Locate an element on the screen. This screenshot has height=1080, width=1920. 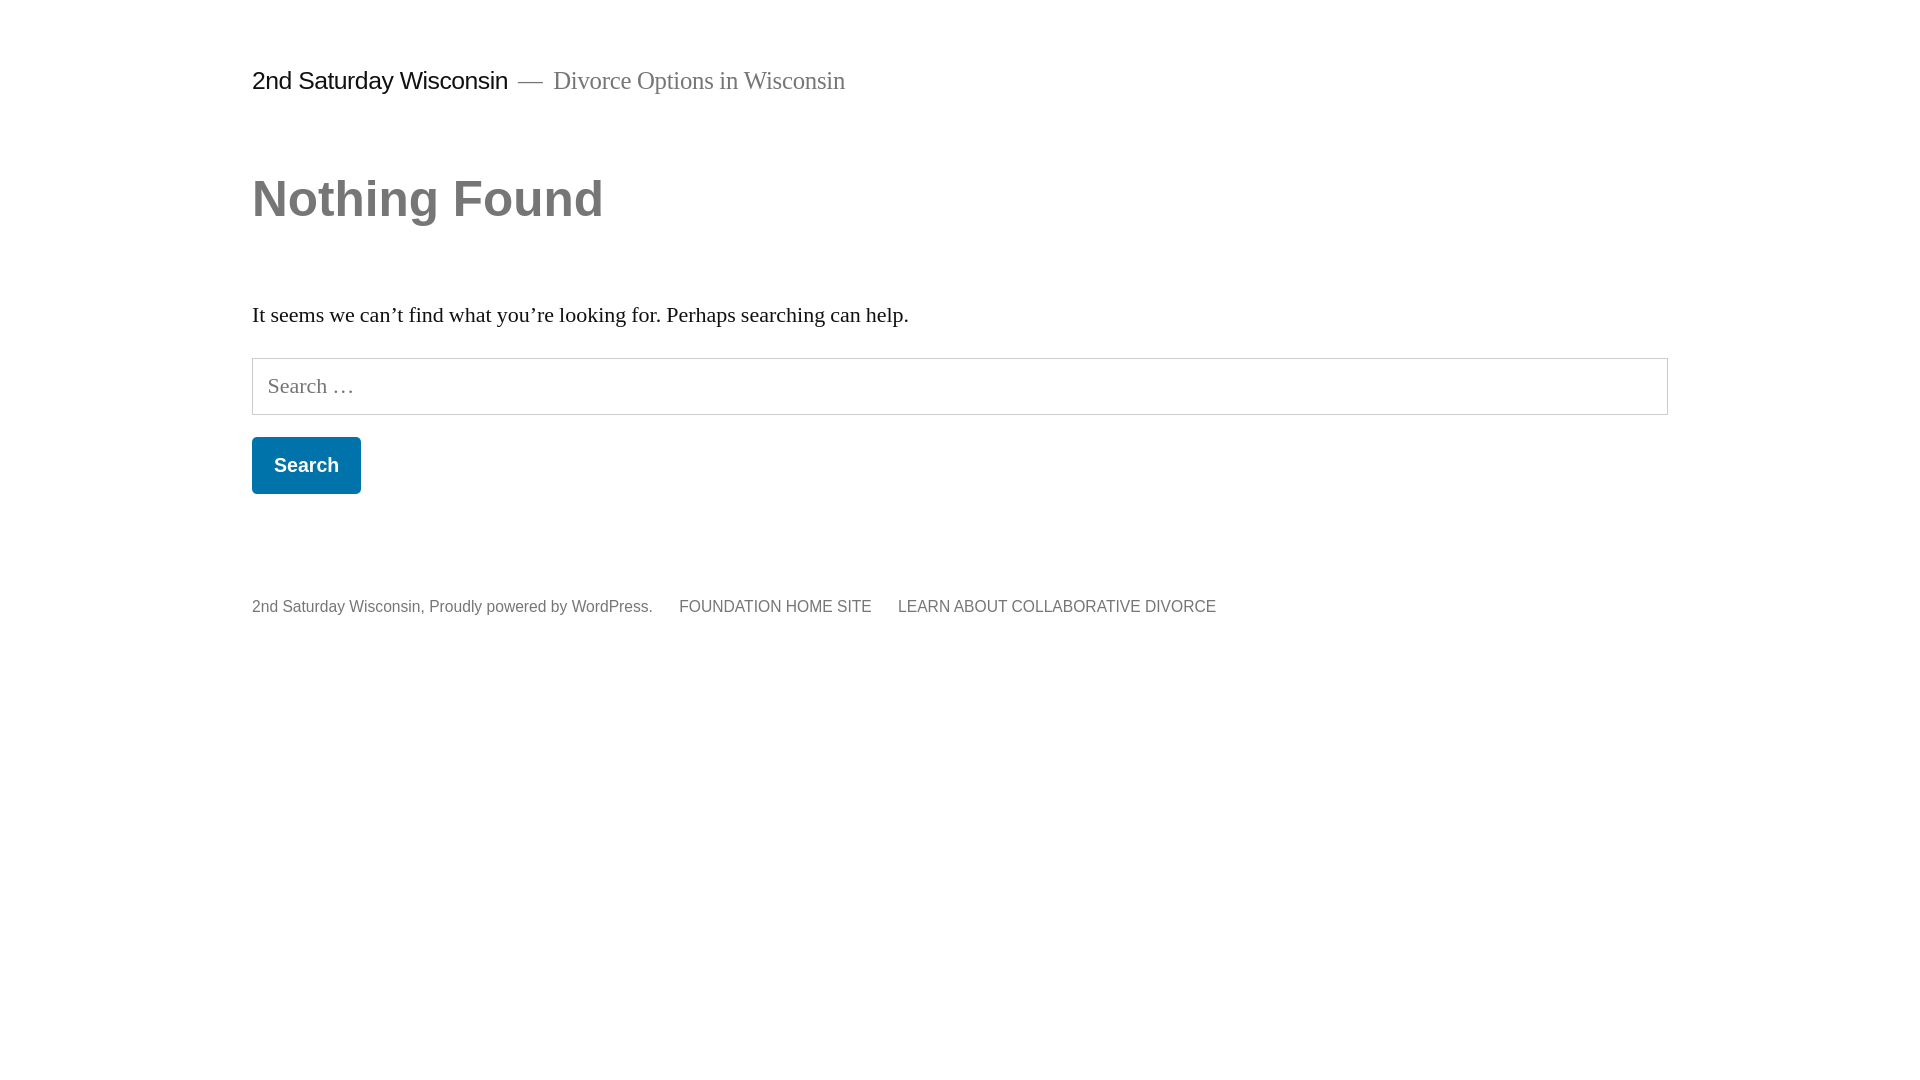
'Search' is located at coordinates (305, 465).